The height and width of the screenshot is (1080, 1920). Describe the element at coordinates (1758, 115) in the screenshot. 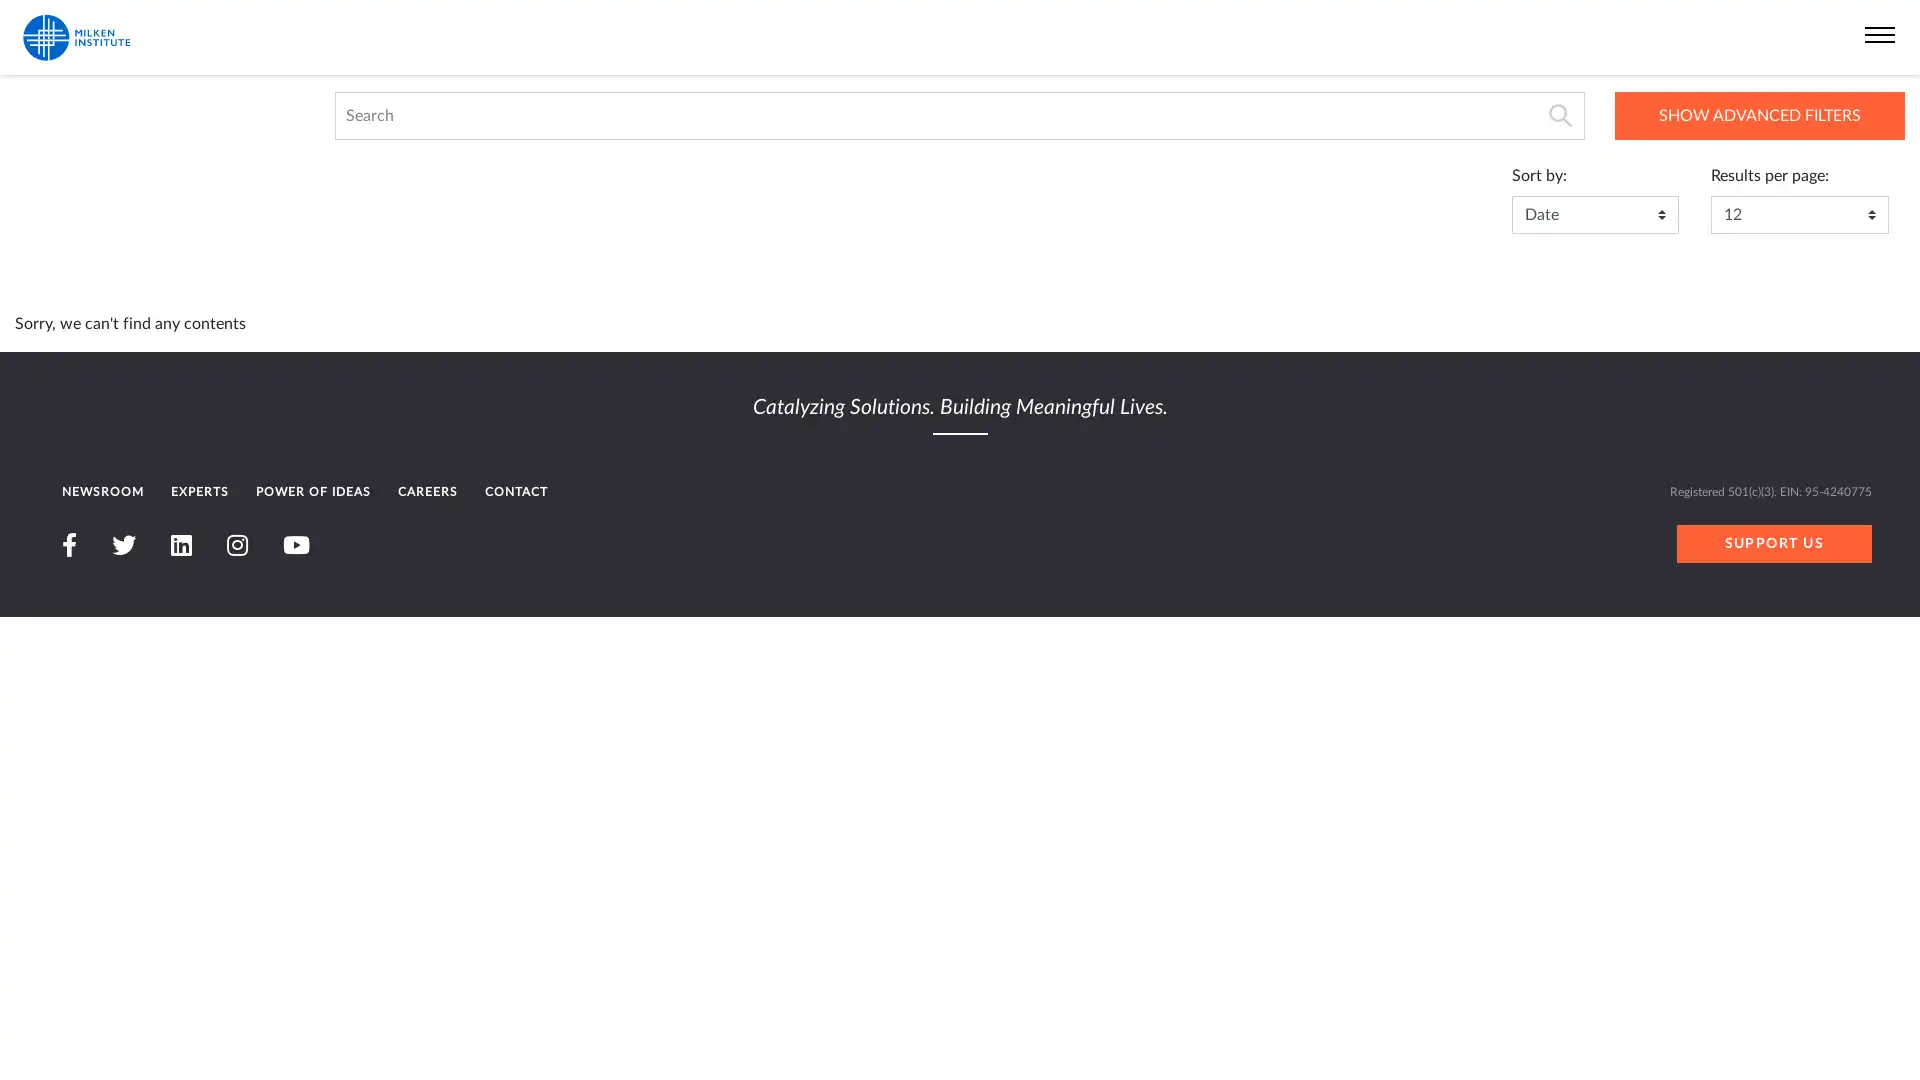

I see `SHOW ADVANCED FILTERS` at that location.